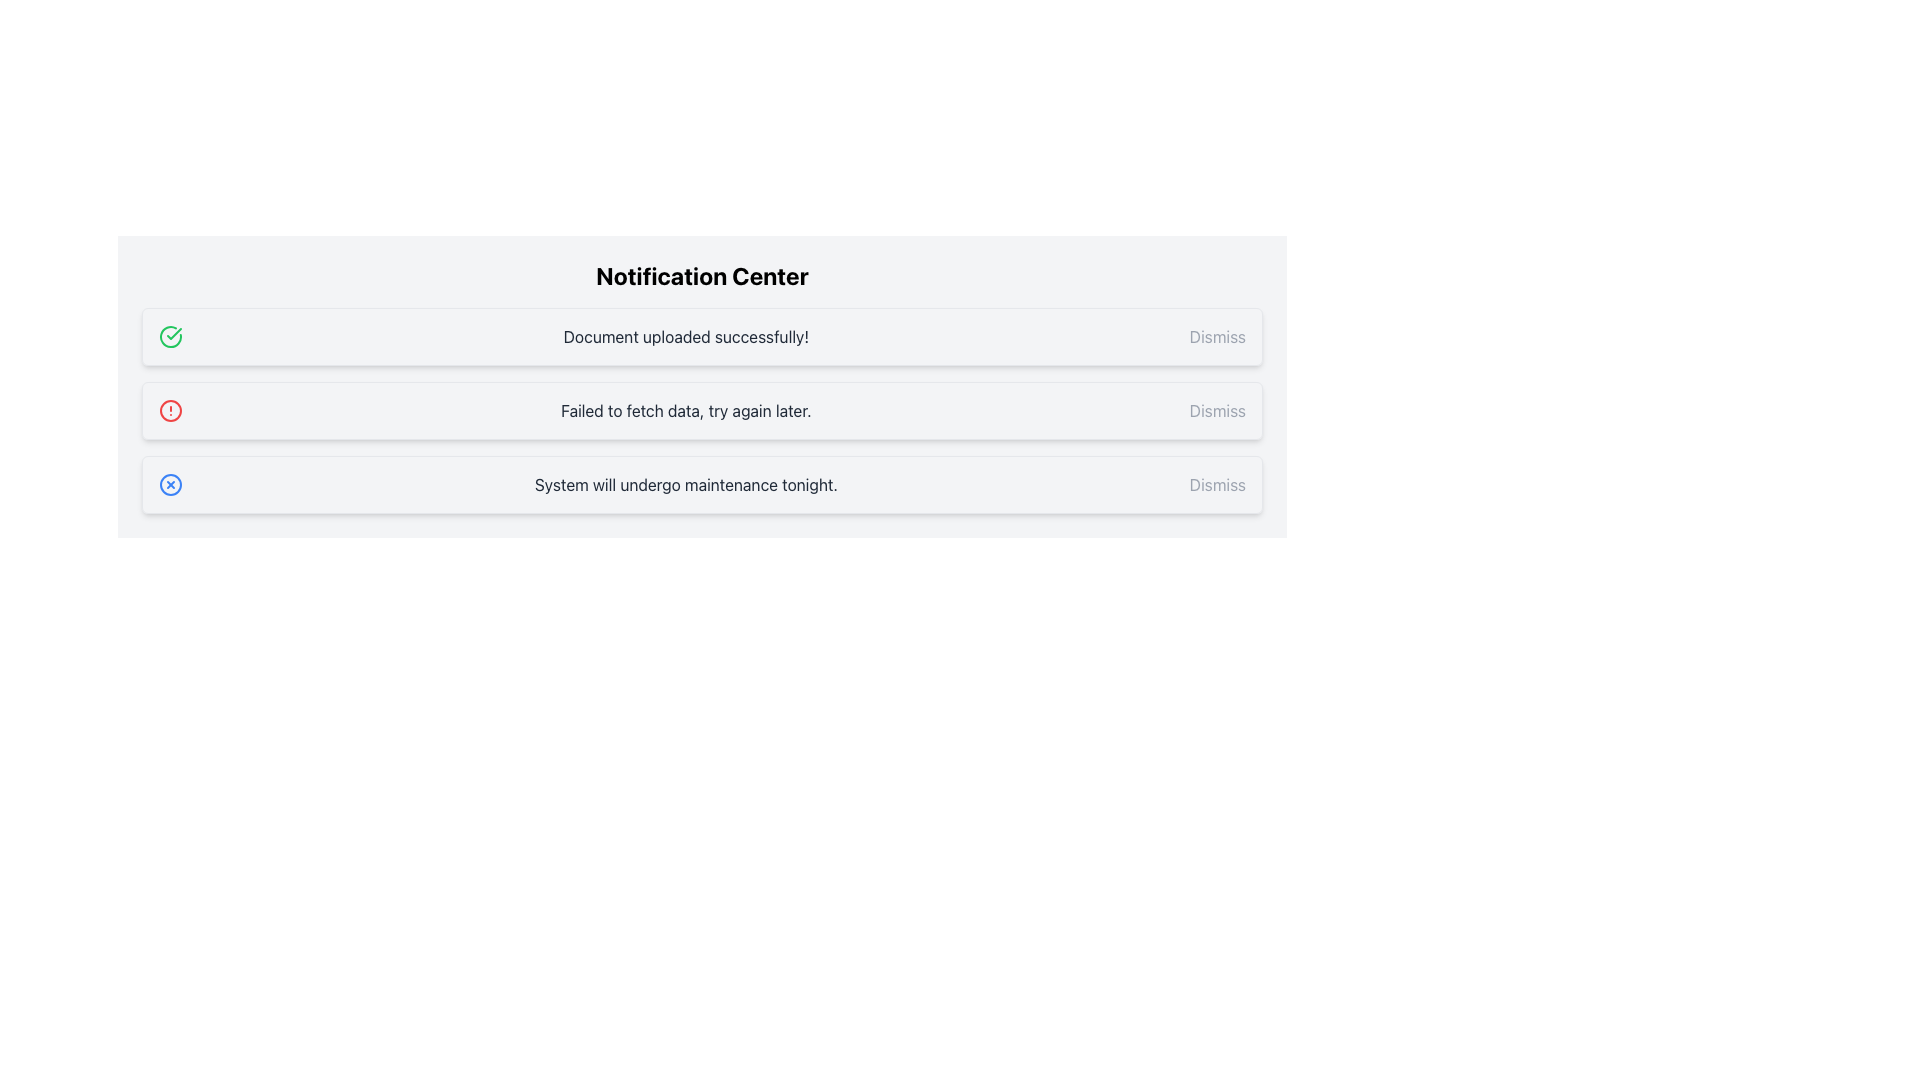 This screenshot has height=1080, width=1920. Describe the element at coordinates (686, 335) in the screenshot. I see `the success notification text that indicates the successful upload of a document, located between the green checkmark icon and the 'Dismiss' button` at that location.